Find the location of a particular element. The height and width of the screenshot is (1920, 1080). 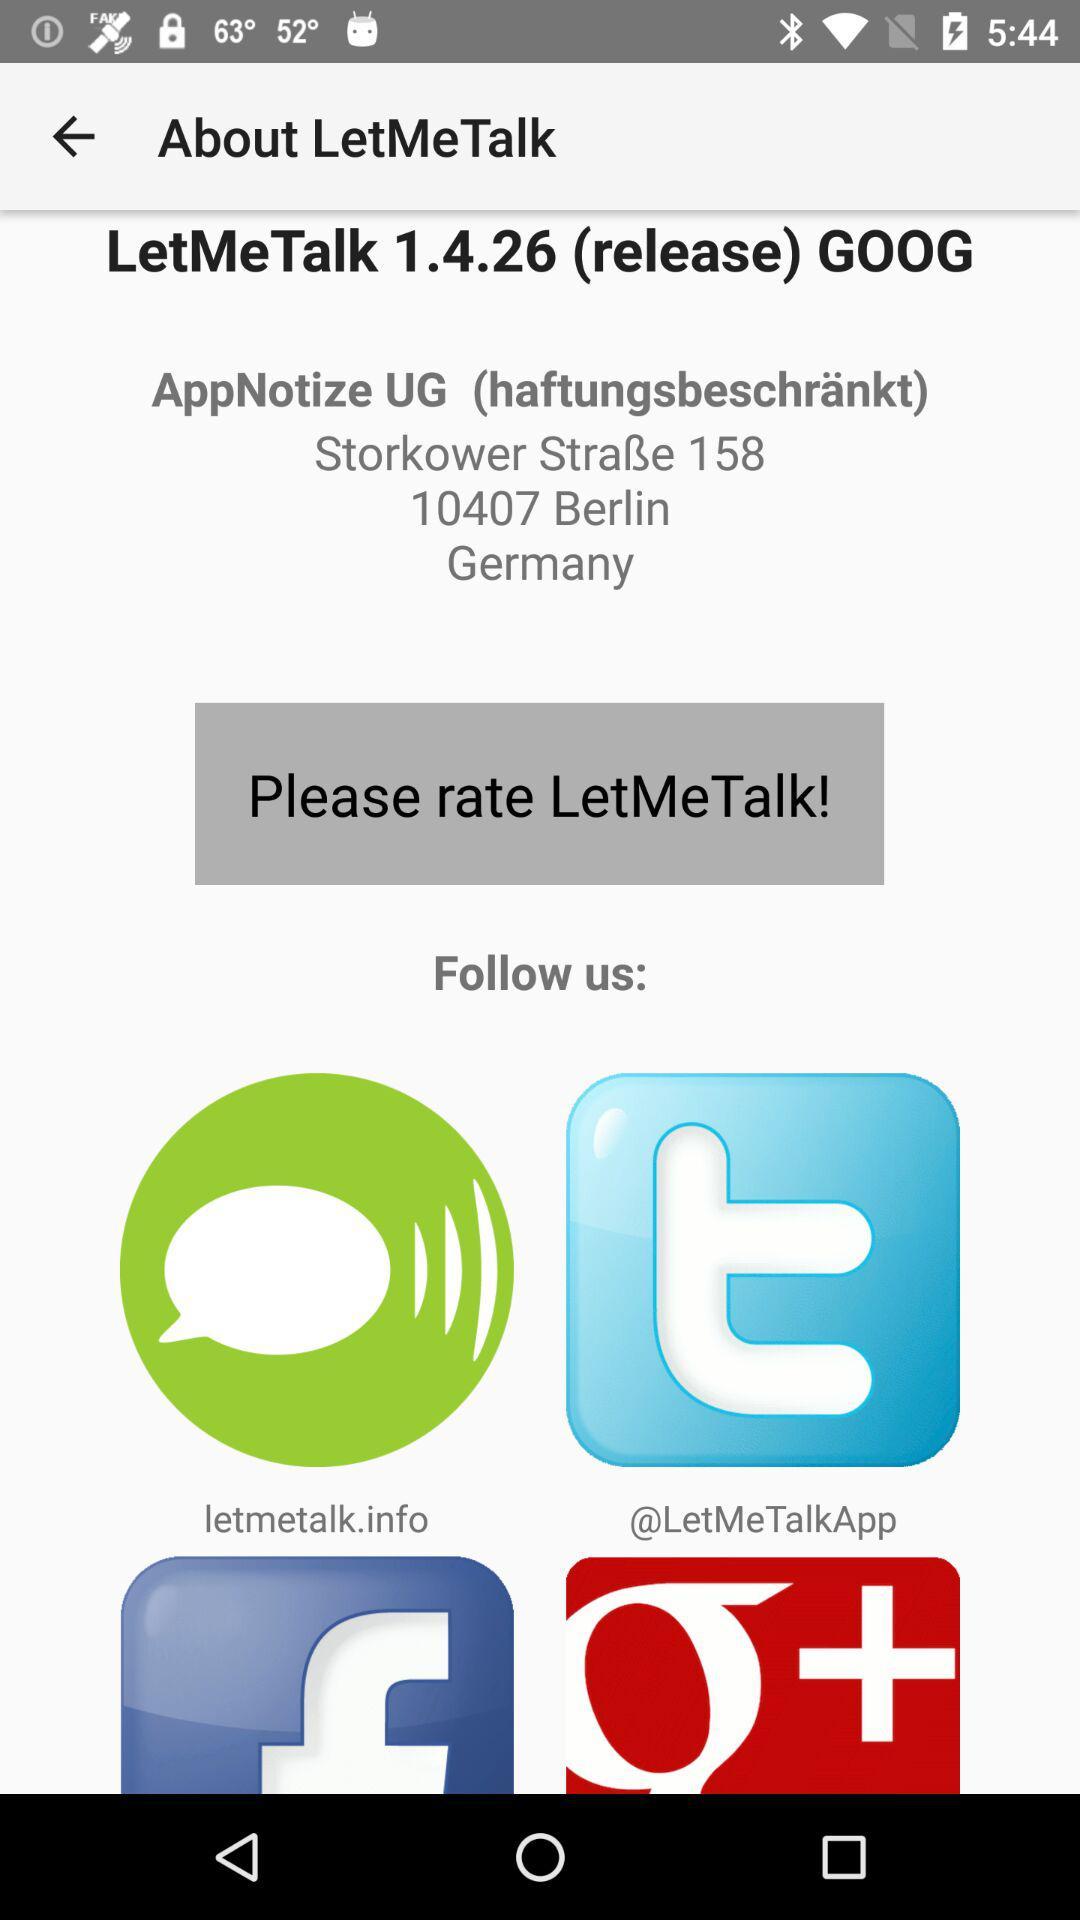

item above letmetalk 1 4 item is located at coordinates (72, 135).